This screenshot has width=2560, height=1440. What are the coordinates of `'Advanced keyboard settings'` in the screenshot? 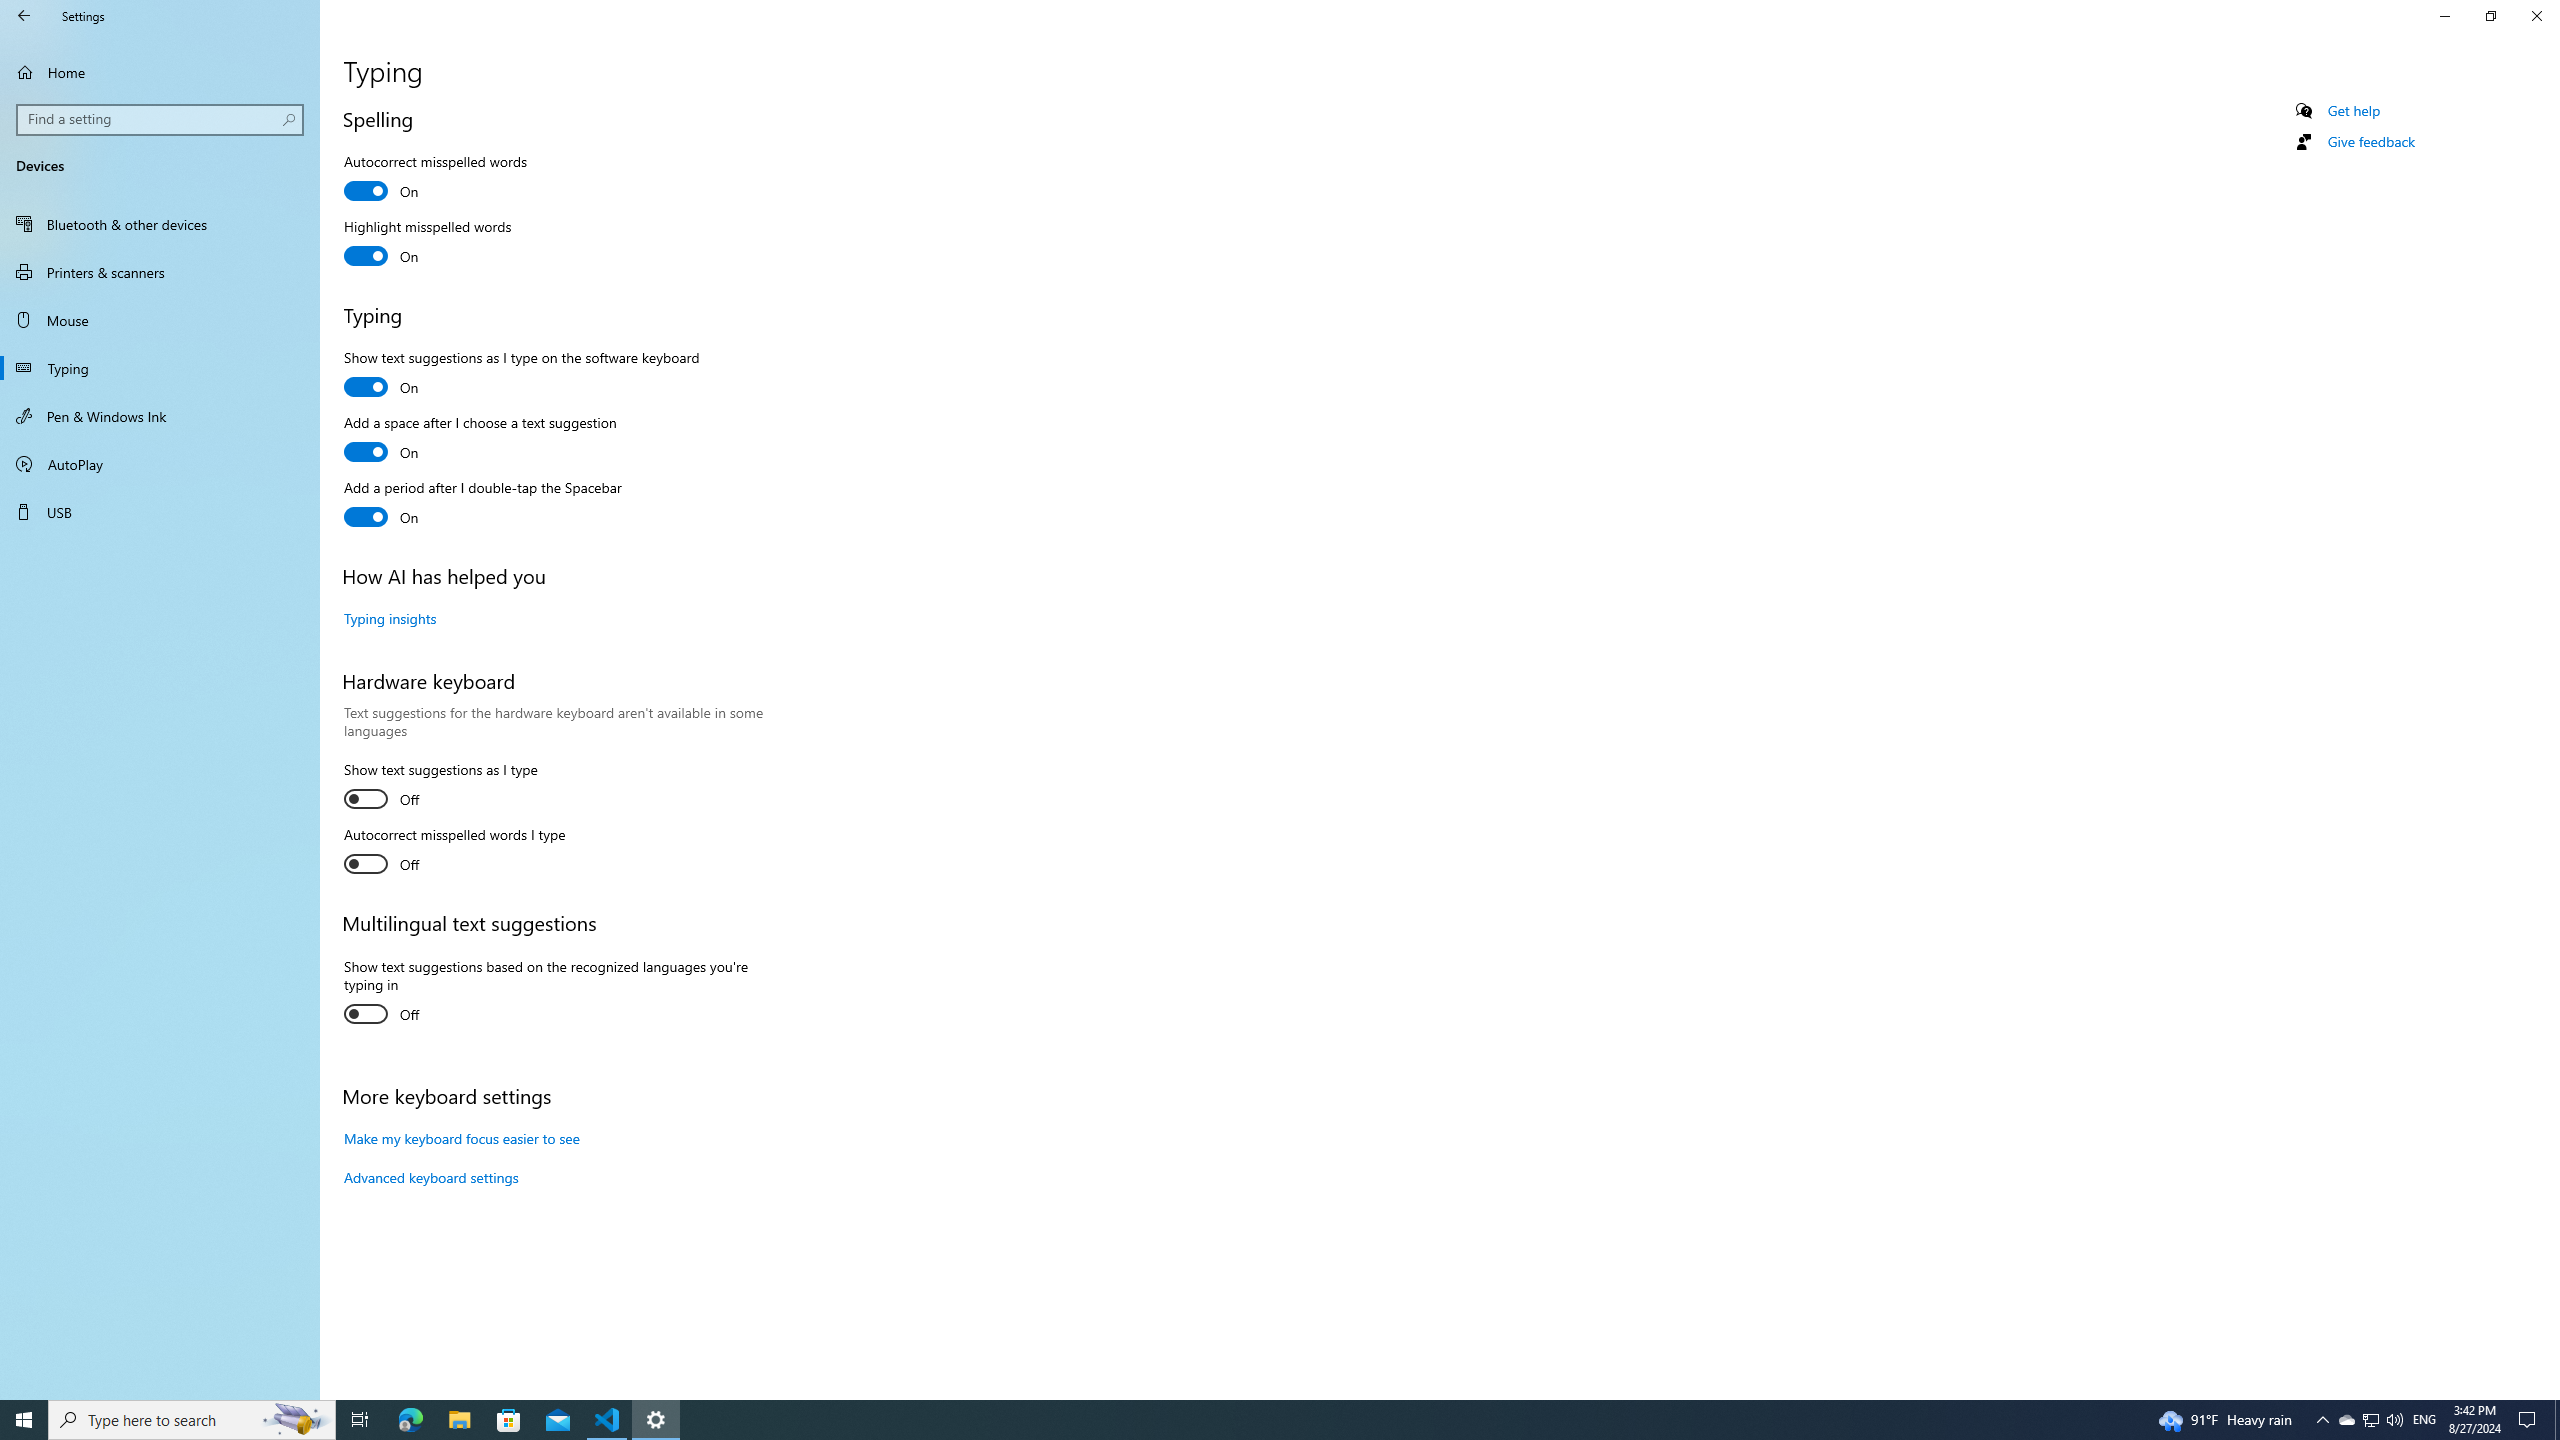 It's located at (431, 1176).